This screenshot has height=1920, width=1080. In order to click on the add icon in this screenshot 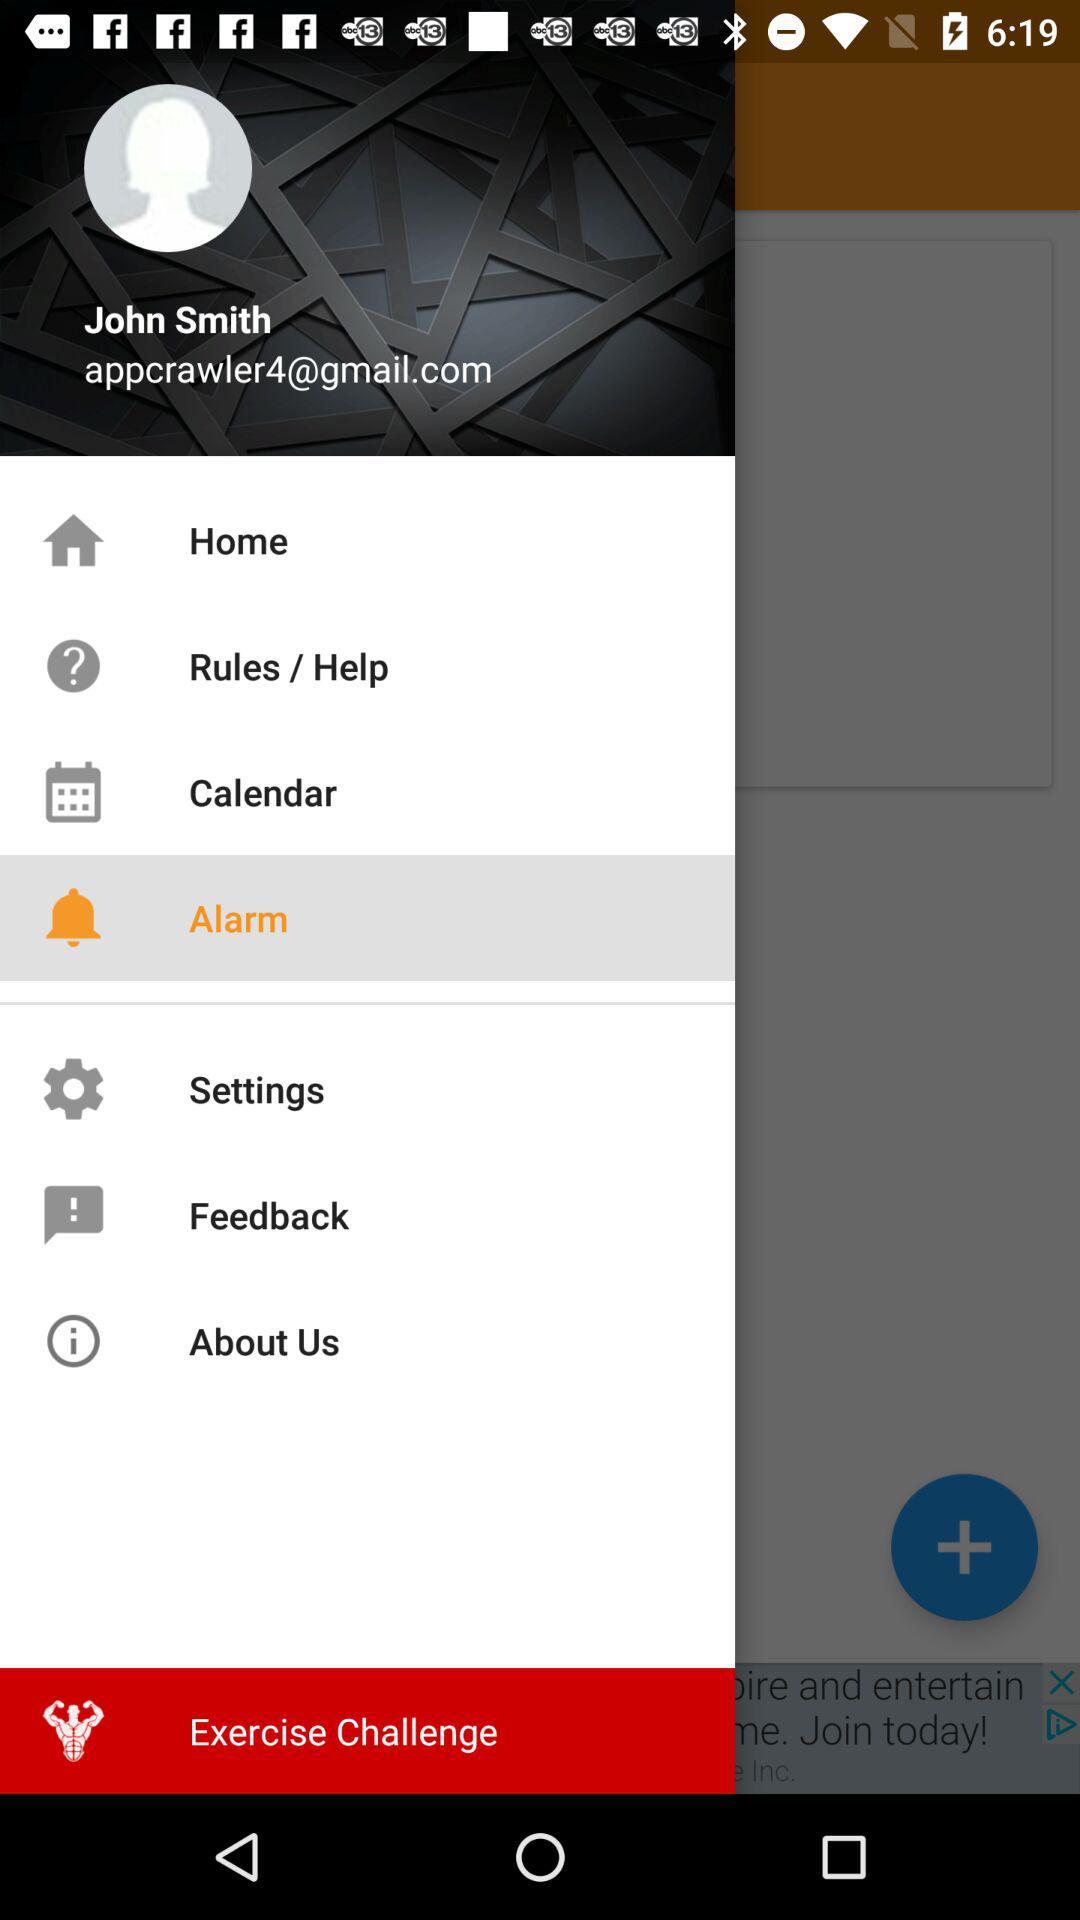, I will do `click(963, 1546)`.